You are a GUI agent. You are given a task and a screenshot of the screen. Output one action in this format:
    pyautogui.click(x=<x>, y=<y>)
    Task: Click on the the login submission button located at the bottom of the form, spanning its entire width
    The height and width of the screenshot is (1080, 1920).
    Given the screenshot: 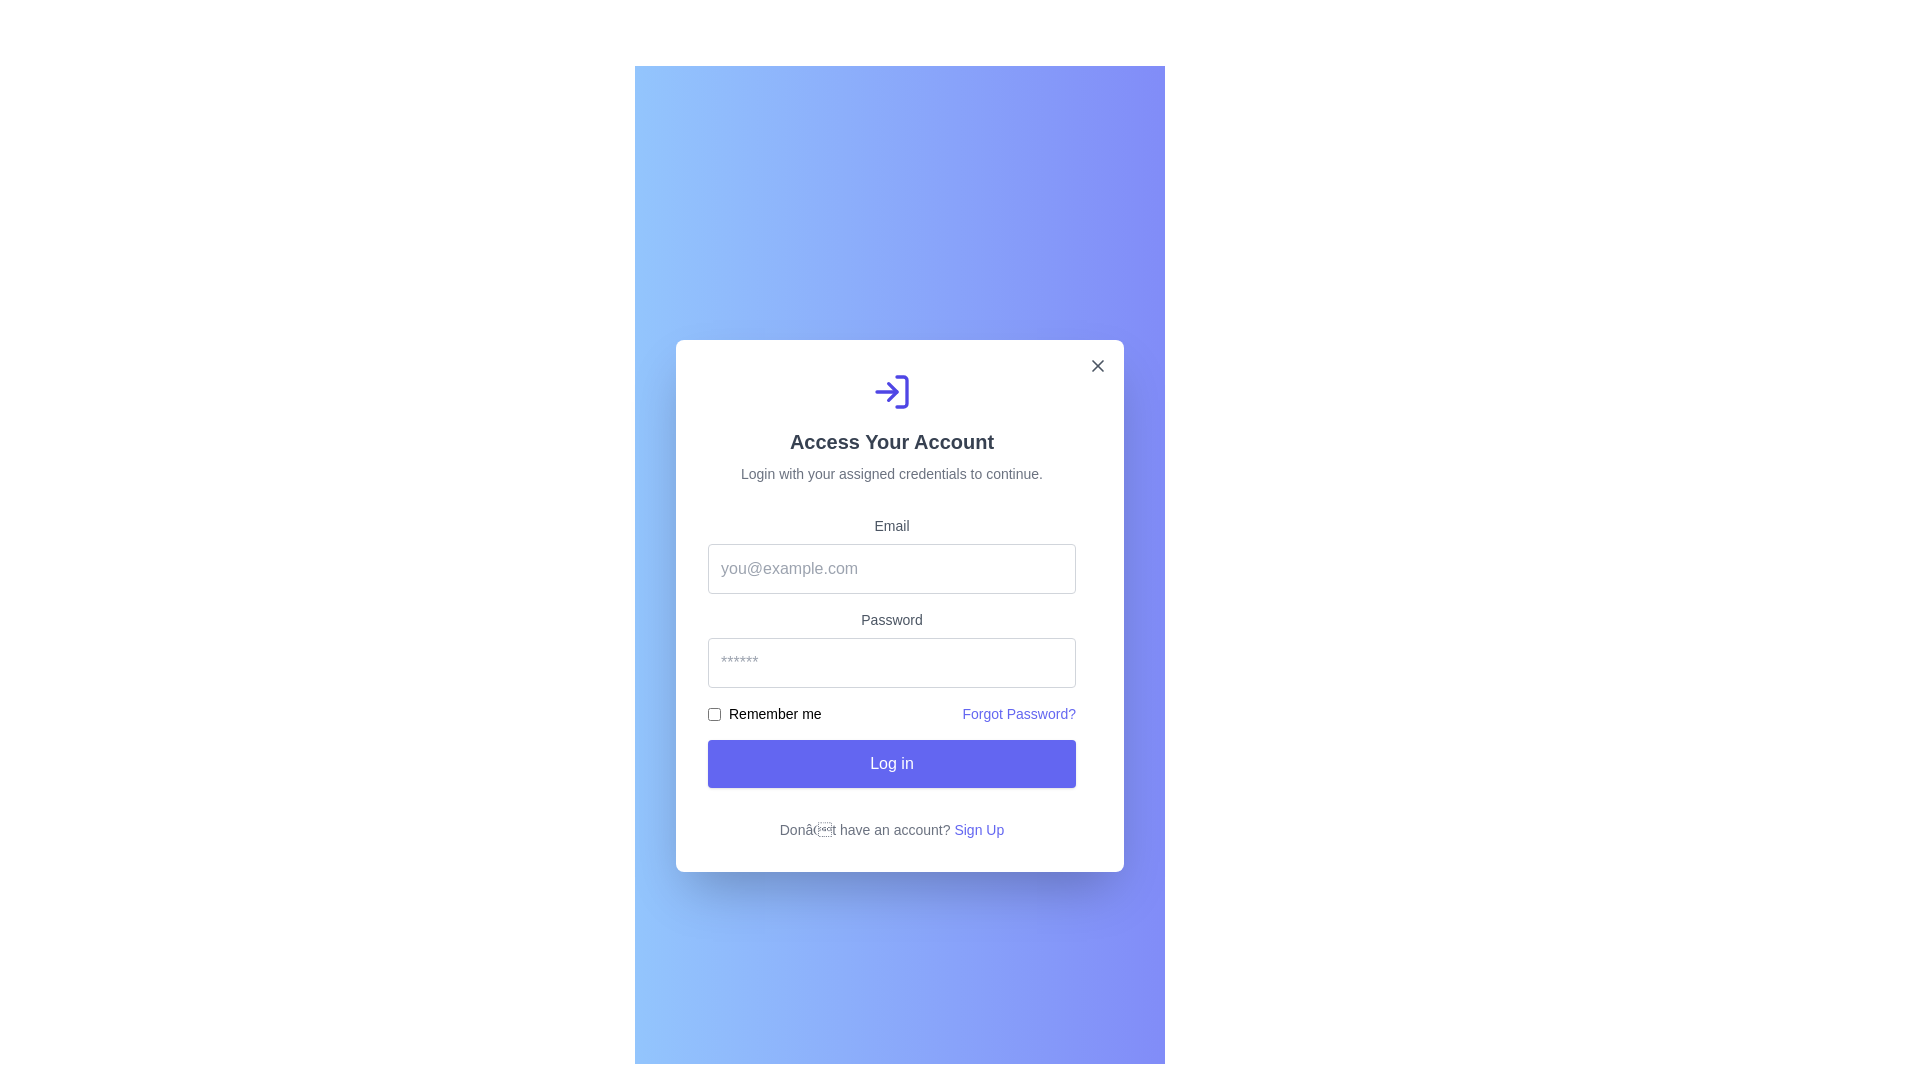 What is the action you would take?
    pyautogui.click(x=891, y=763)
    